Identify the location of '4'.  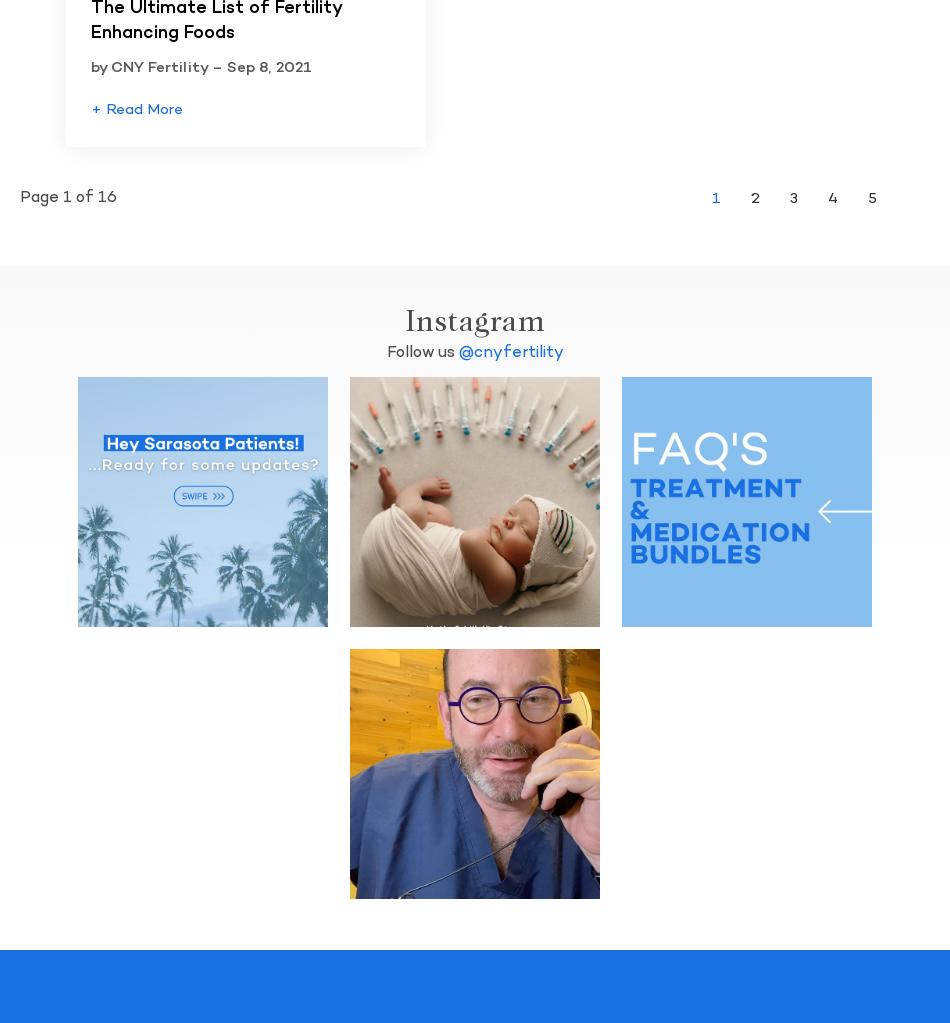
(827, 197).